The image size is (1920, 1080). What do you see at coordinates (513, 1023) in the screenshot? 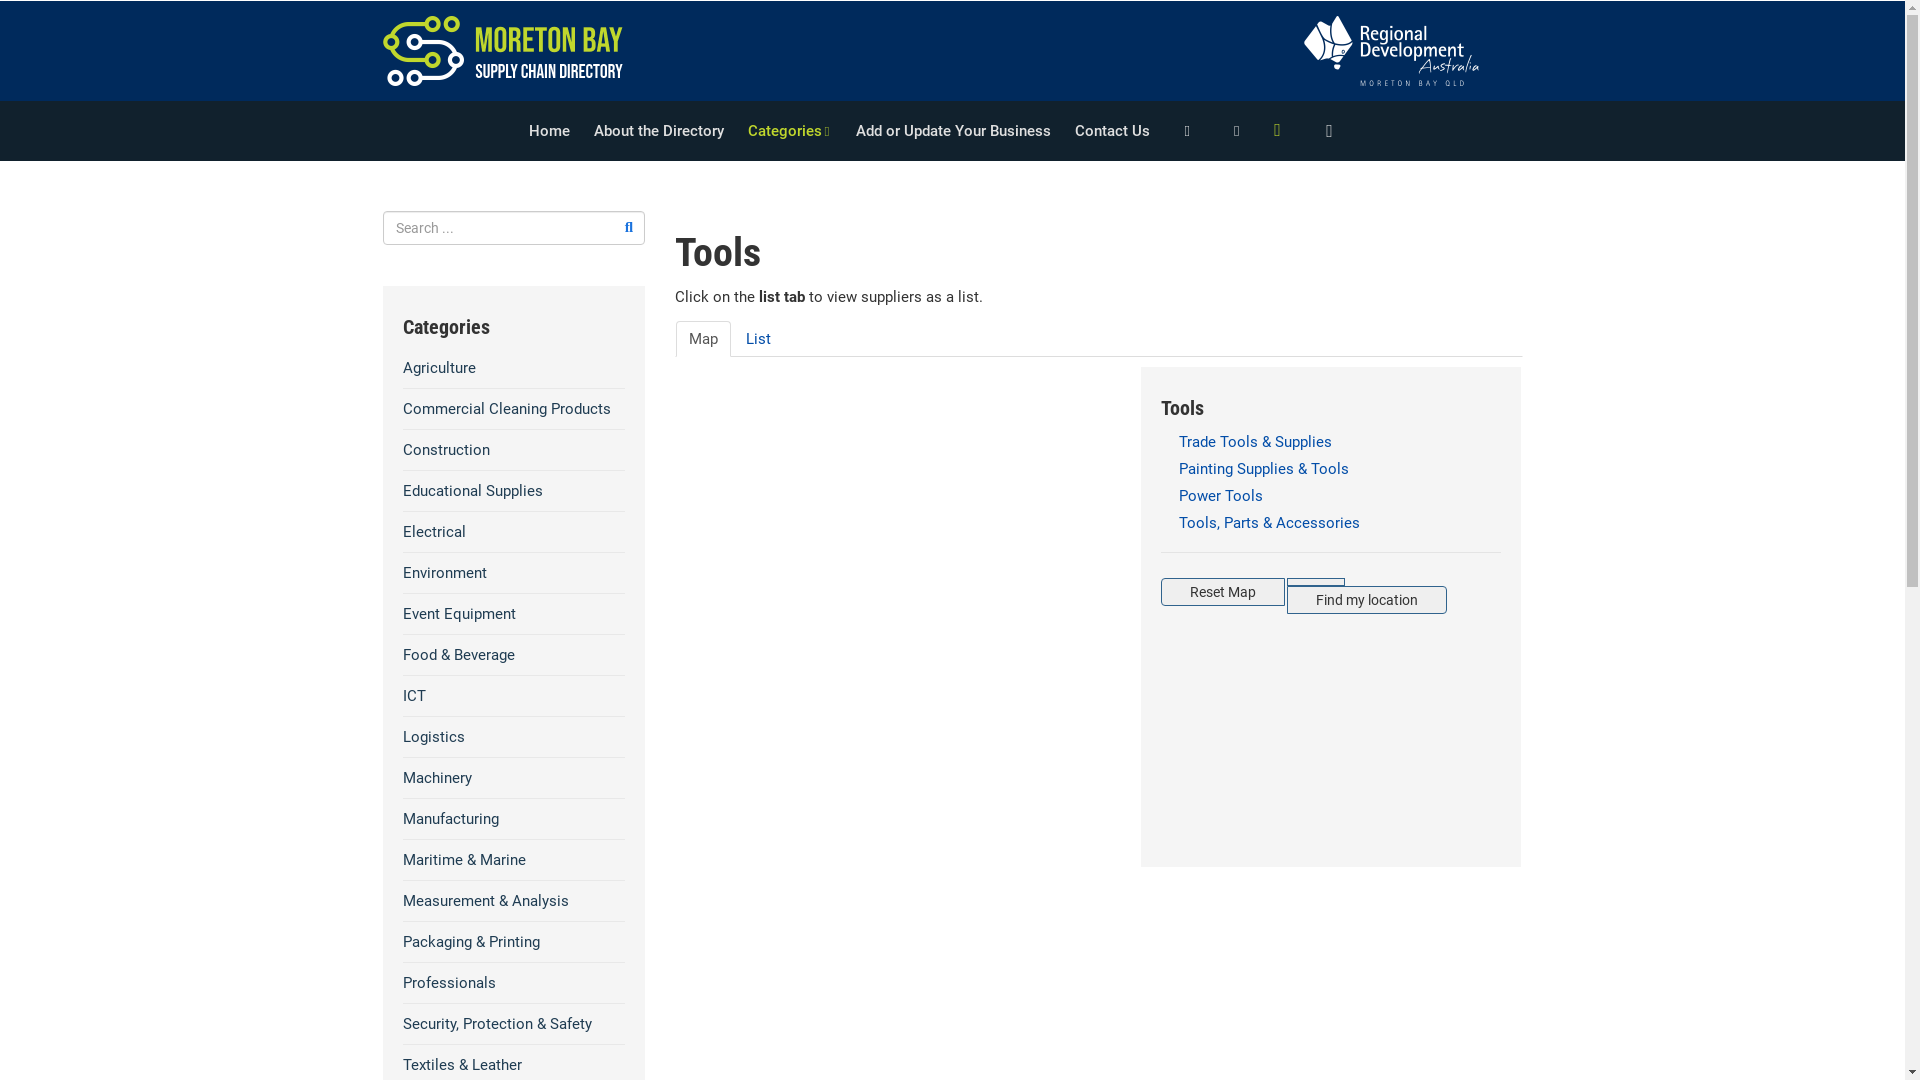
I see `'Security, Protection & Safety'` at bounding box center [513, 1023].